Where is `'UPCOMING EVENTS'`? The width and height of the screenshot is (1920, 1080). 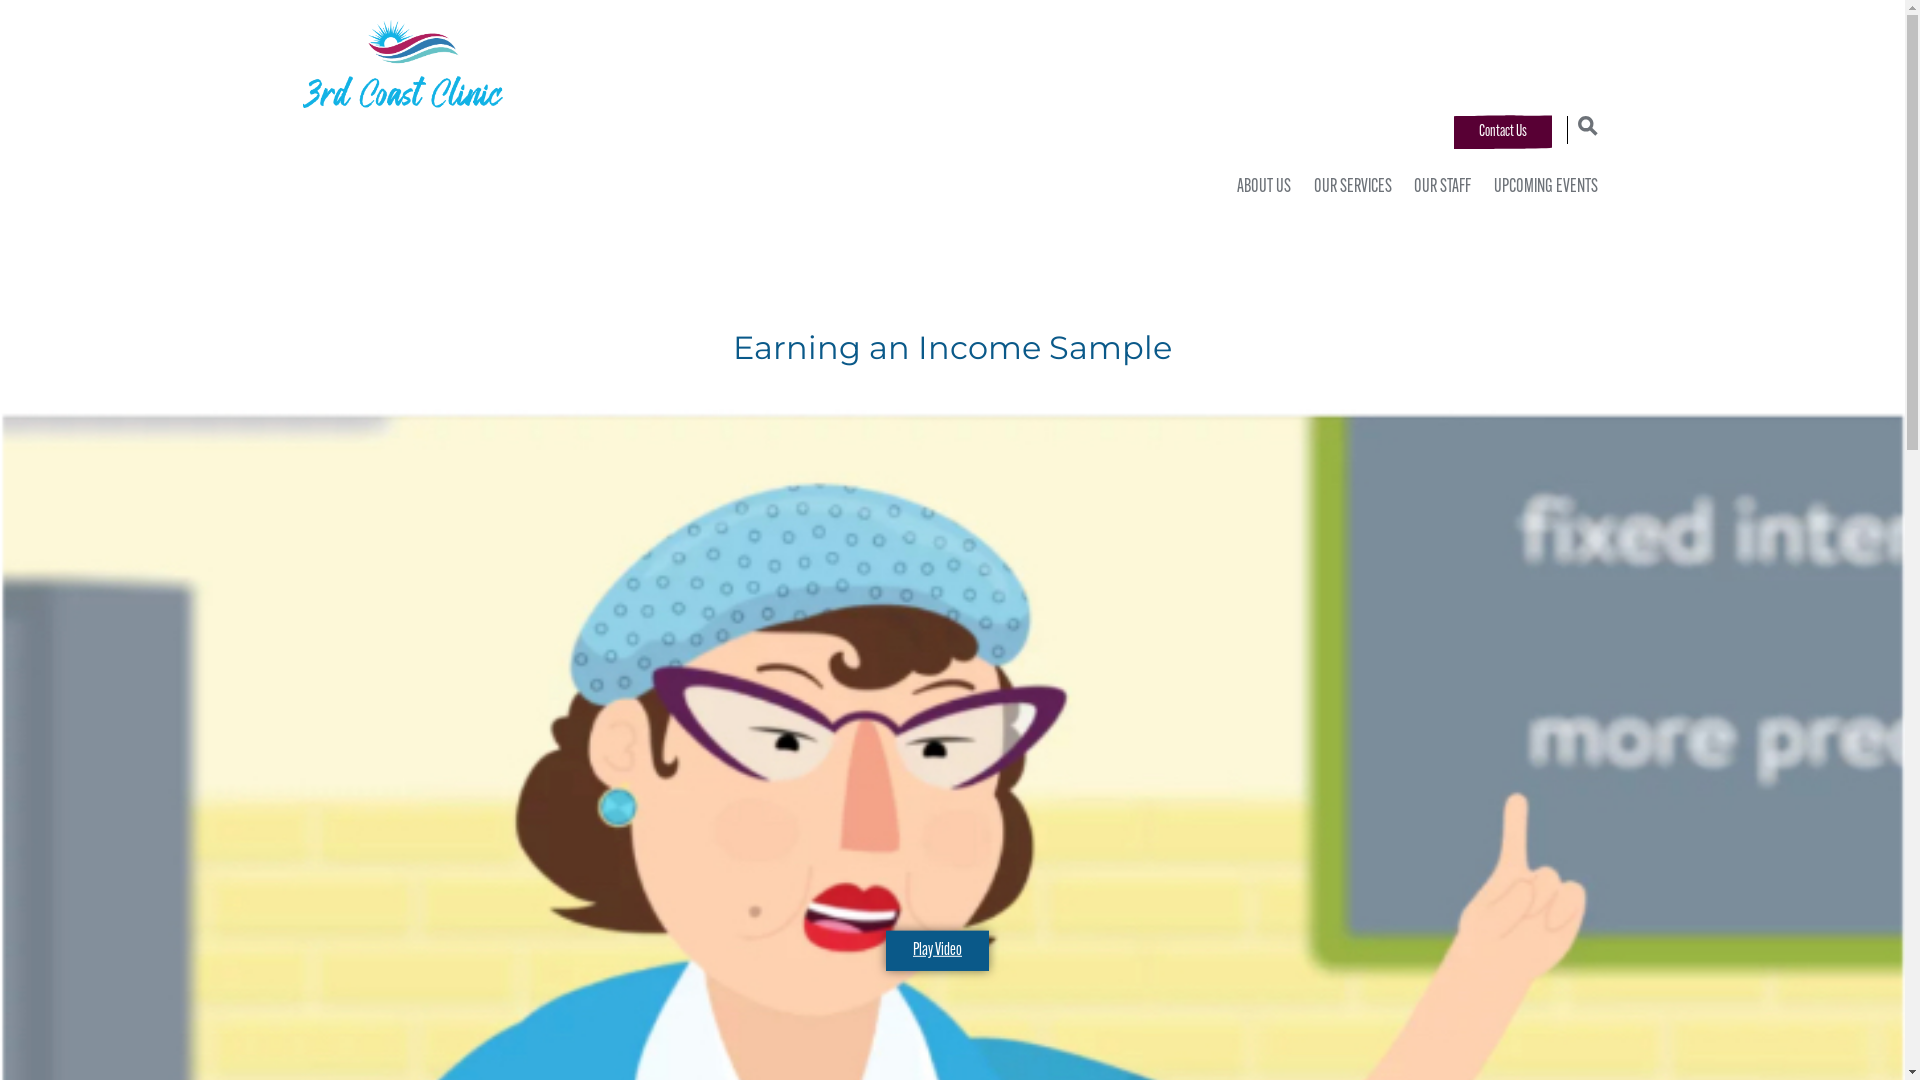
'UPCOMING EVENTS' is located at coordinates (1540, 188).